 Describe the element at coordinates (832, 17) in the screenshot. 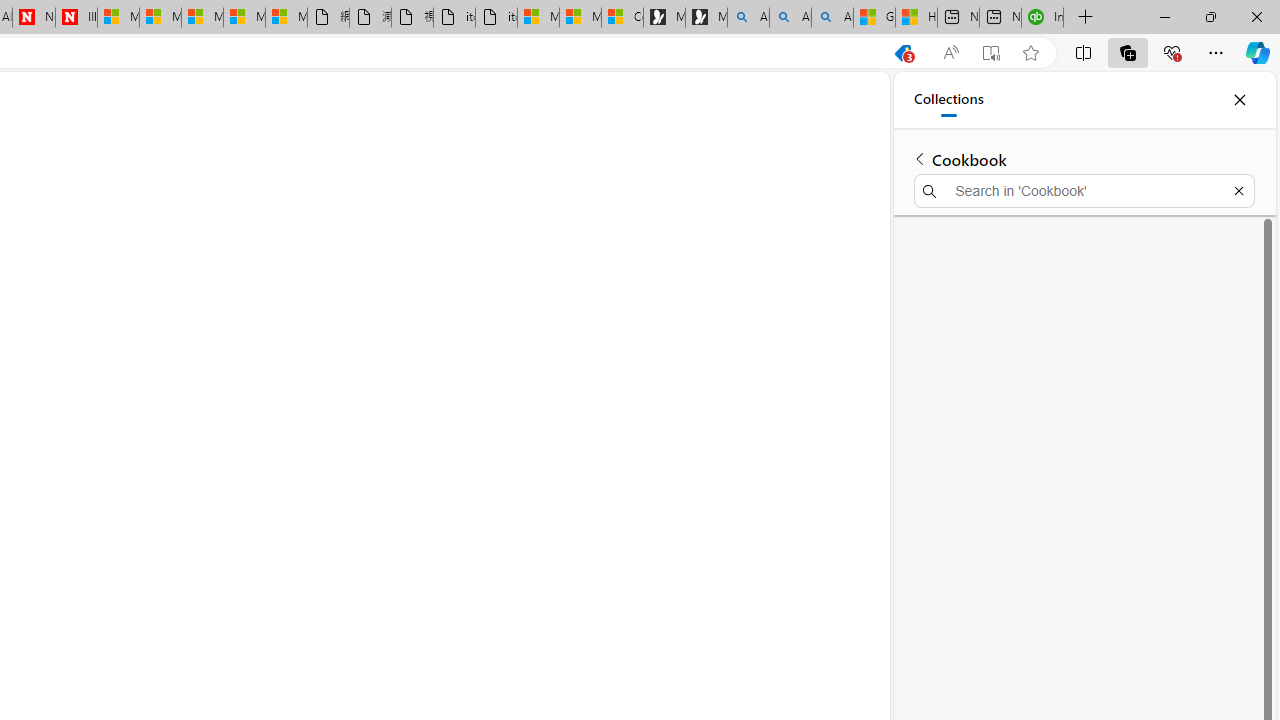

I see `'Alabama high school quarterback dies - Search Videos'` at that location.